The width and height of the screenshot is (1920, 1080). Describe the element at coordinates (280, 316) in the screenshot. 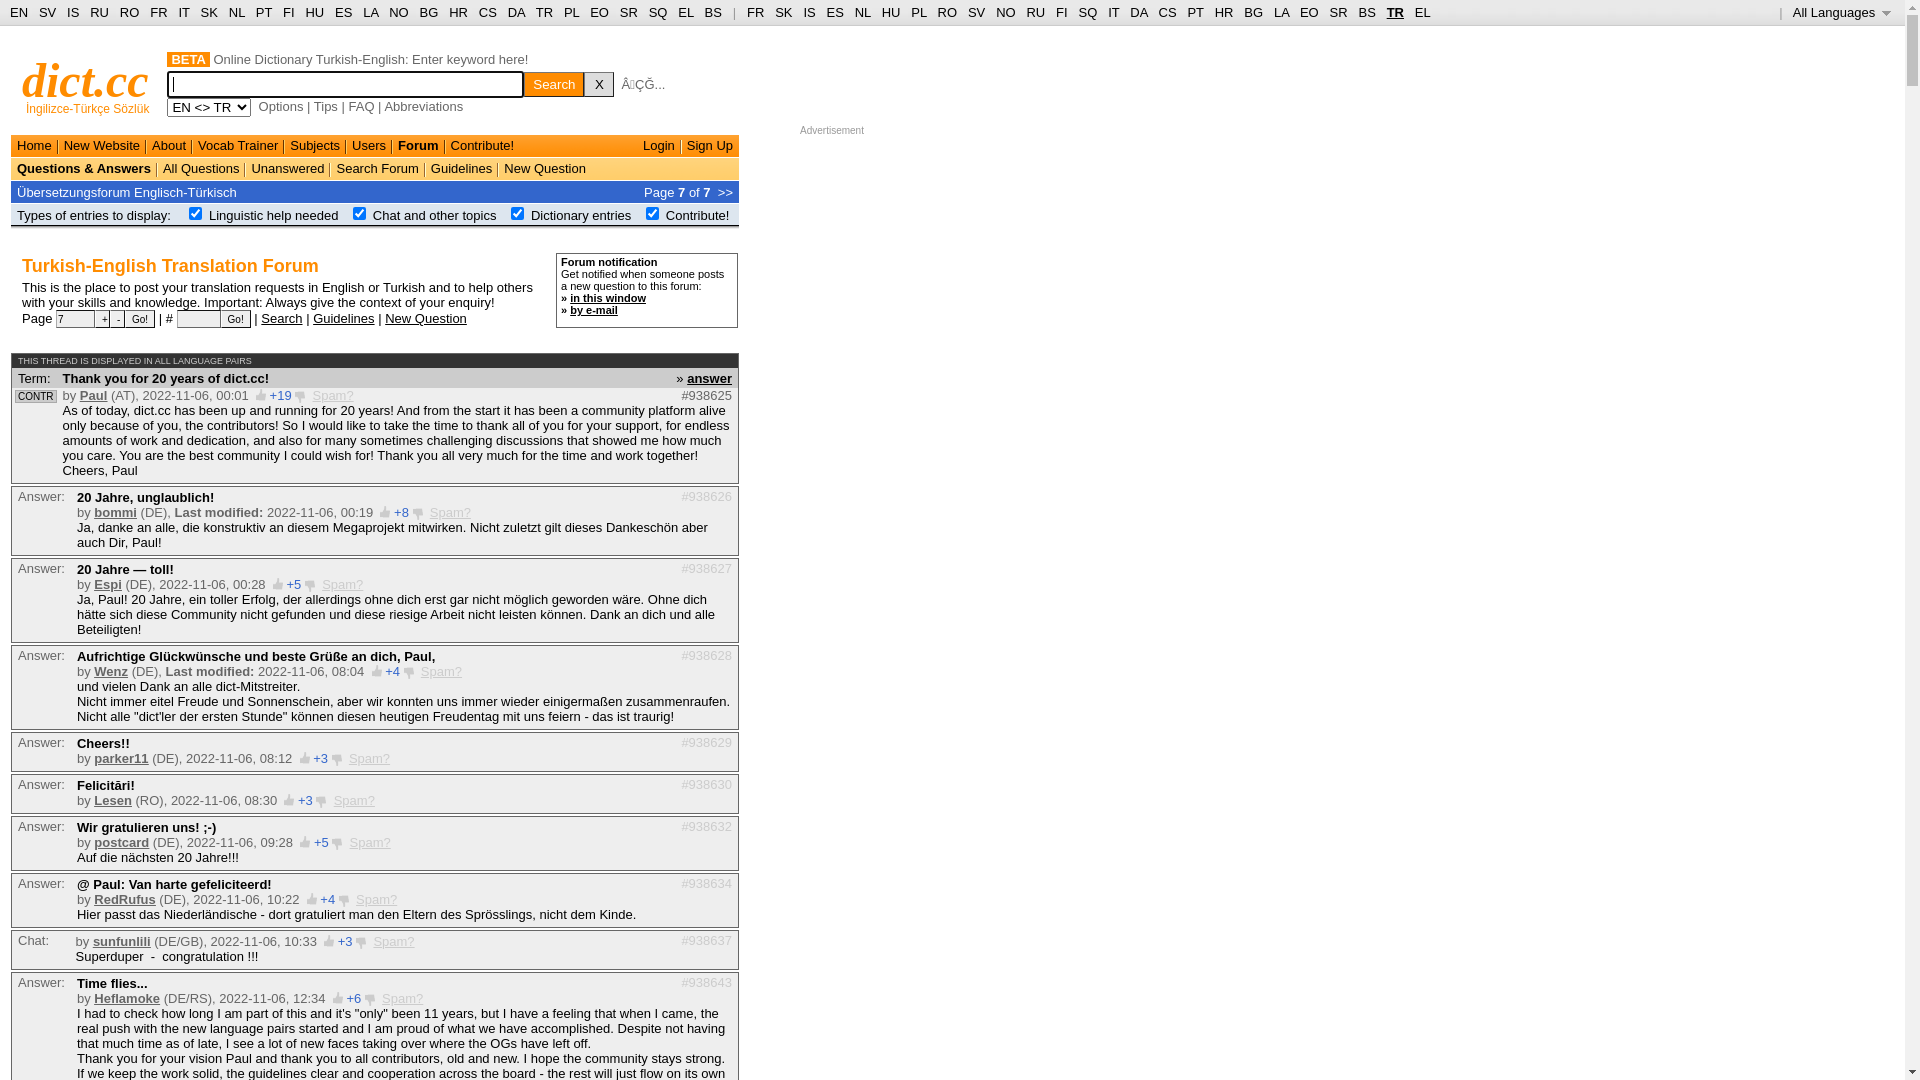

I see `'Search'` at that location.